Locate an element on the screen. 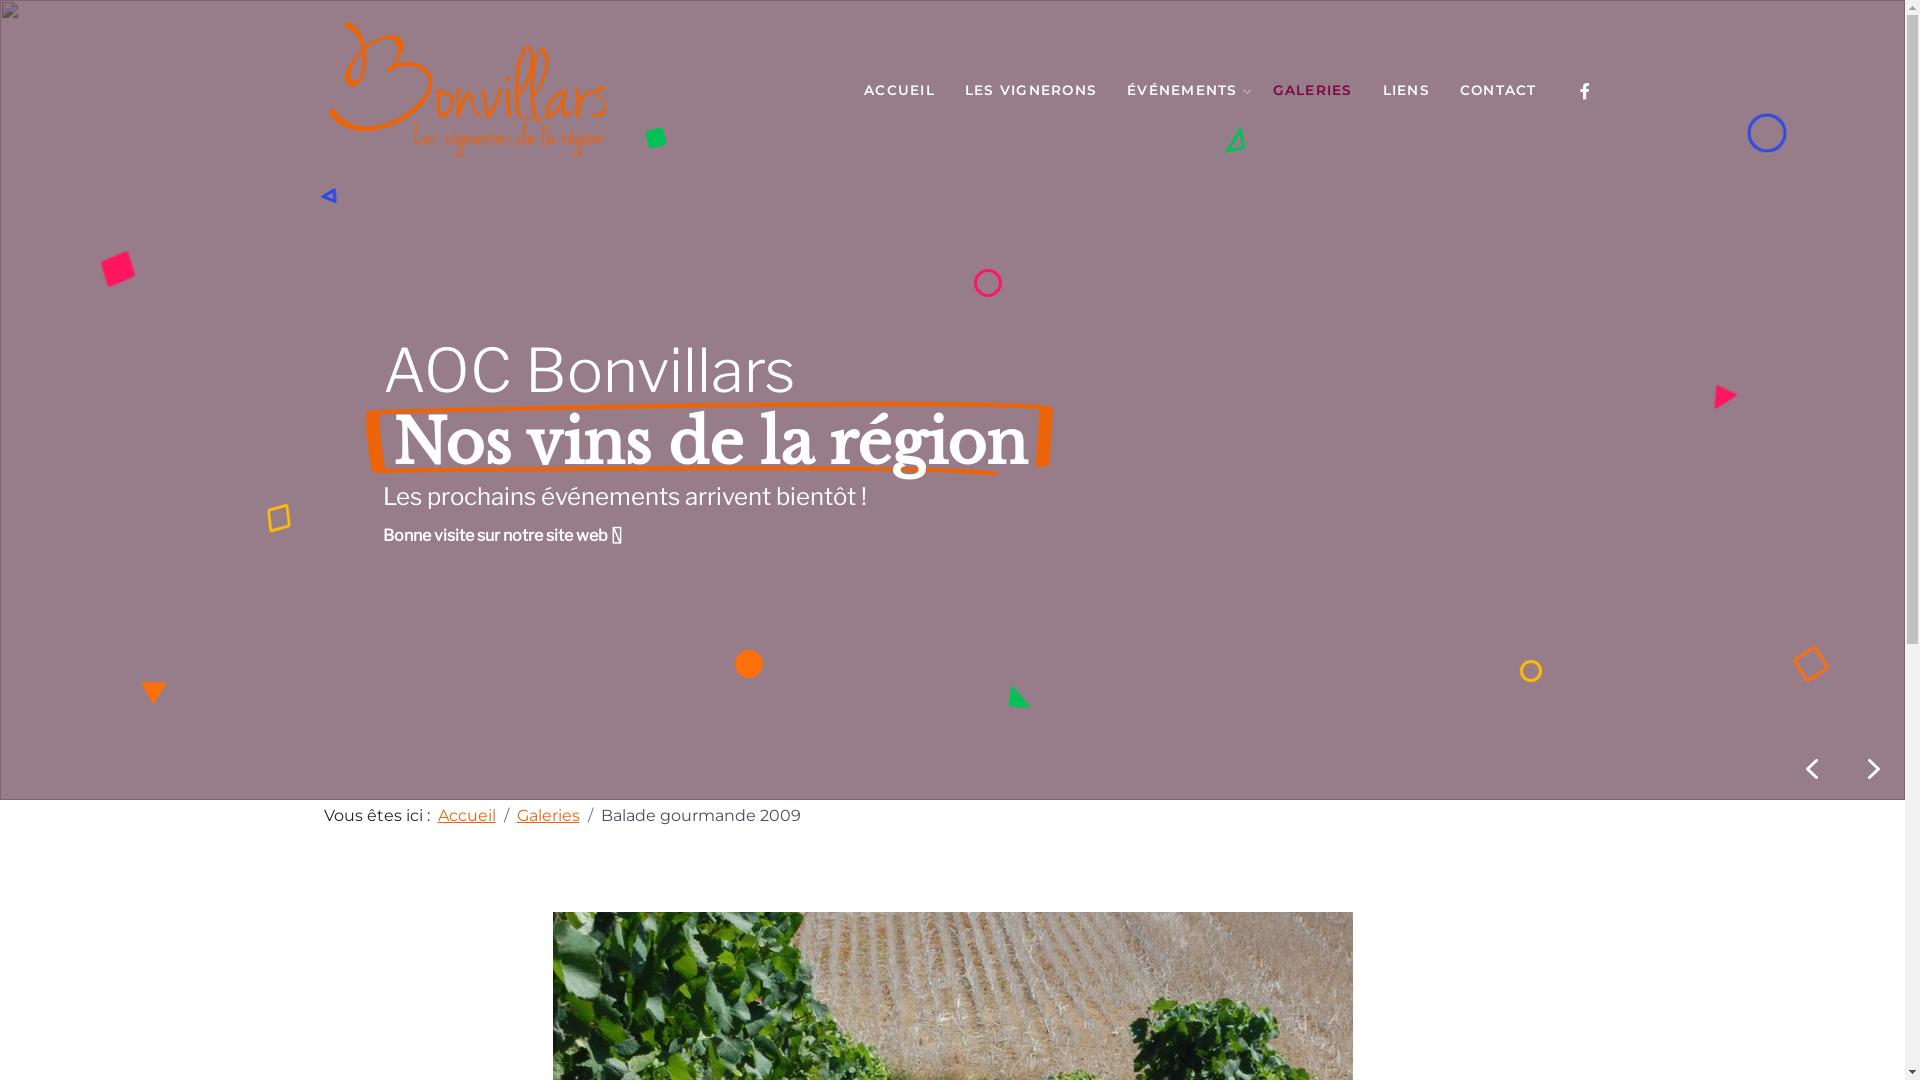  'Accueil' is located at coordinates (465, 815).